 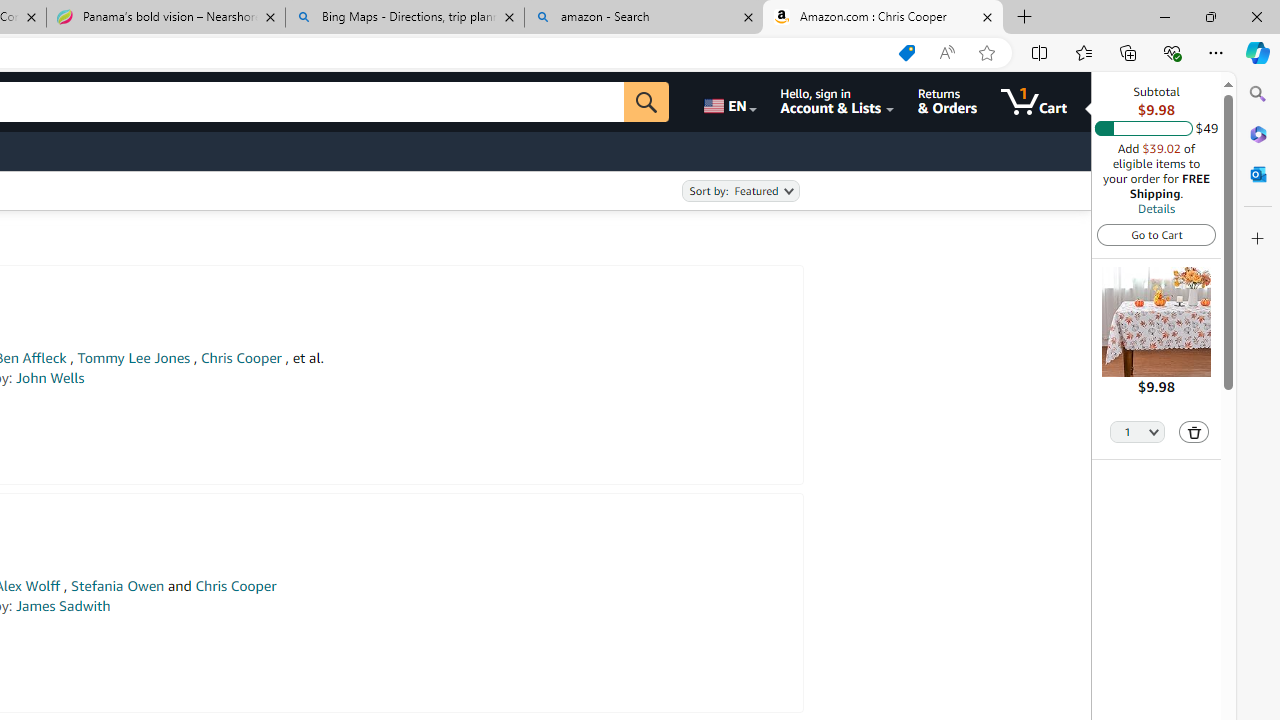 I want to click on 'Stefania Owen', so click(x=116, y=585).